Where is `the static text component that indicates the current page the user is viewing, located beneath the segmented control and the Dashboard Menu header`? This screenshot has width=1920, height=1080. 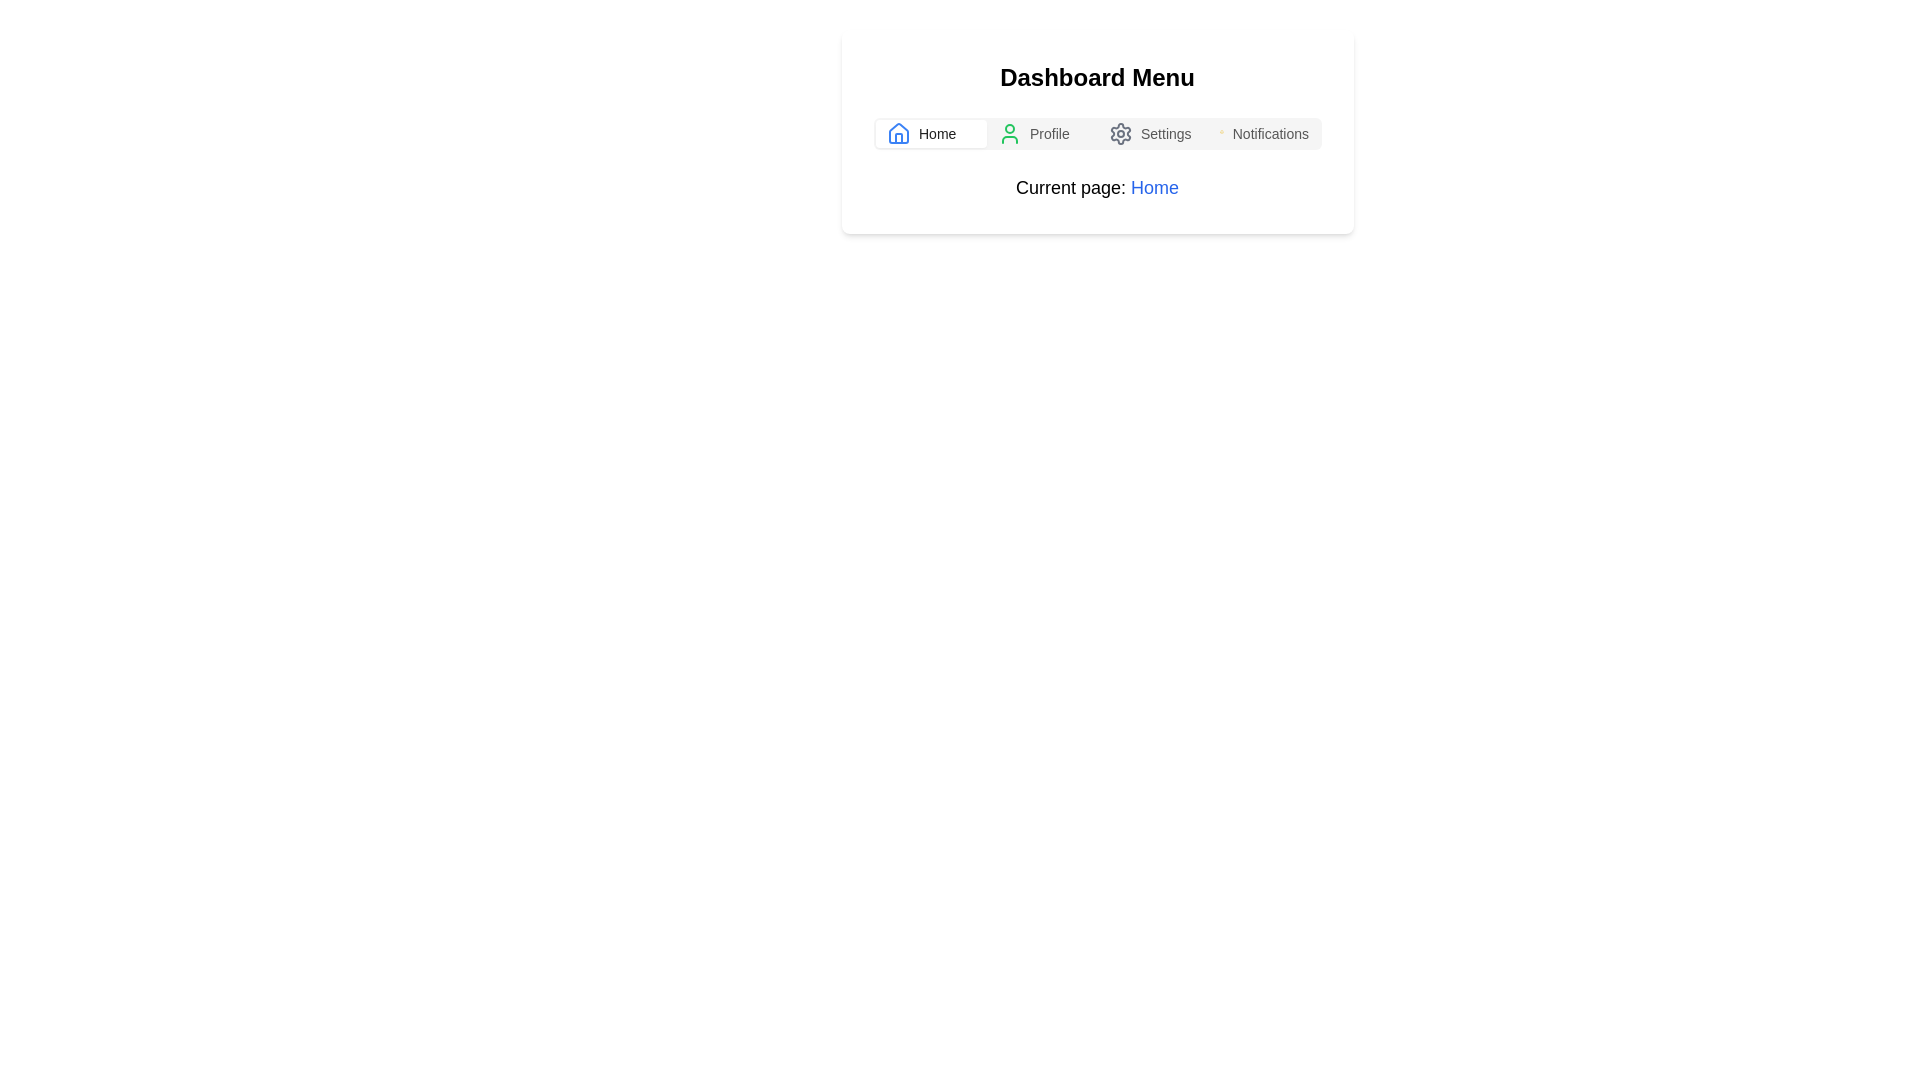
the static text component that indicates the current page the user is viewing, located beneath the segmented control and the Dashboard Menu header is located at coordinates (1096, 188).